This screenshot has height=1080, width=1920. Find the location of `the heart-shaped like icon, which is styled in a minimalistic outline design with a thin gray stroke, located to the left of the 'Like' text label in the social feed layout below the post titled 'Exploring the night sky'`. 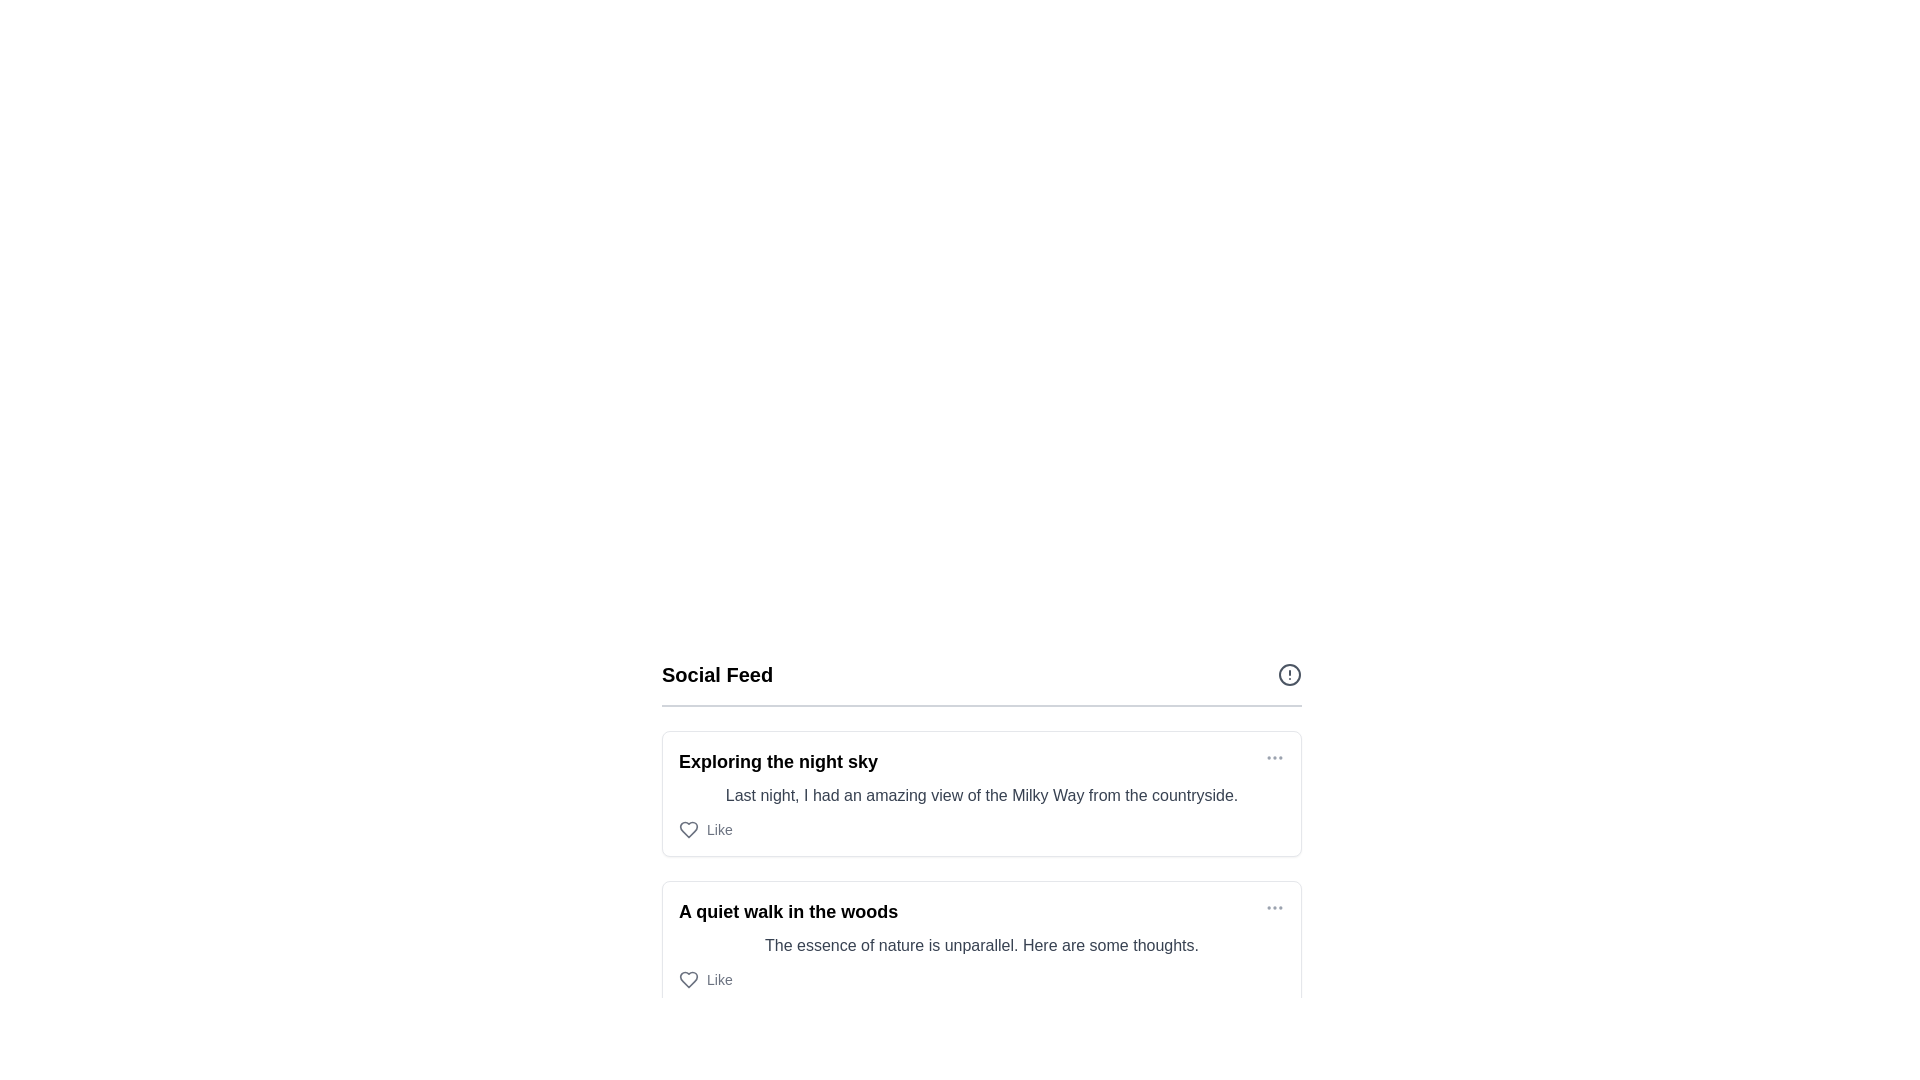

the heart-shaped like icon, which is styled in a minimalistic outline design with a thin gray stroke, located to the left of the 'Like' text label in the social feed layout below the post titled 'Exploring the night sky' is located at coordinates (689, 829).